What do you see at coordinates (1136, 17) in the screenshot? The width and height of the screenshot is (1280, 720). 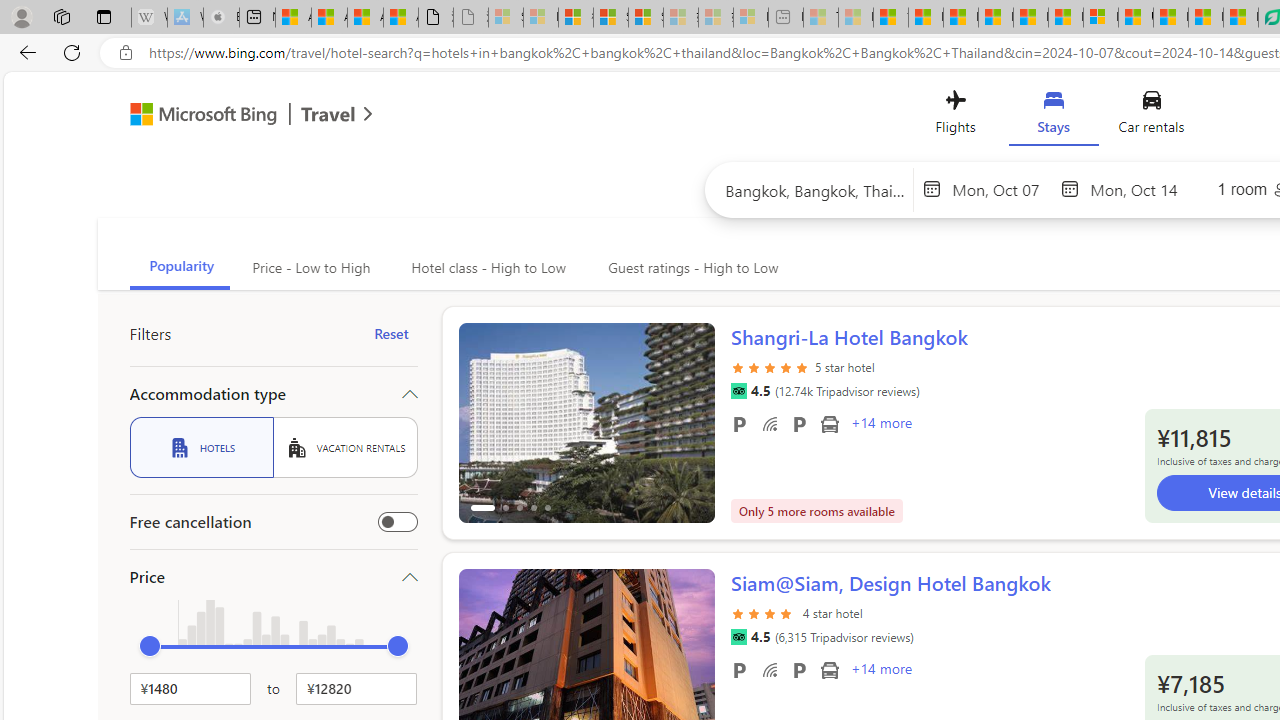 I see `'US Heat Deaths Soared To Record High Last Year'` at bounding box center [1136, 17].